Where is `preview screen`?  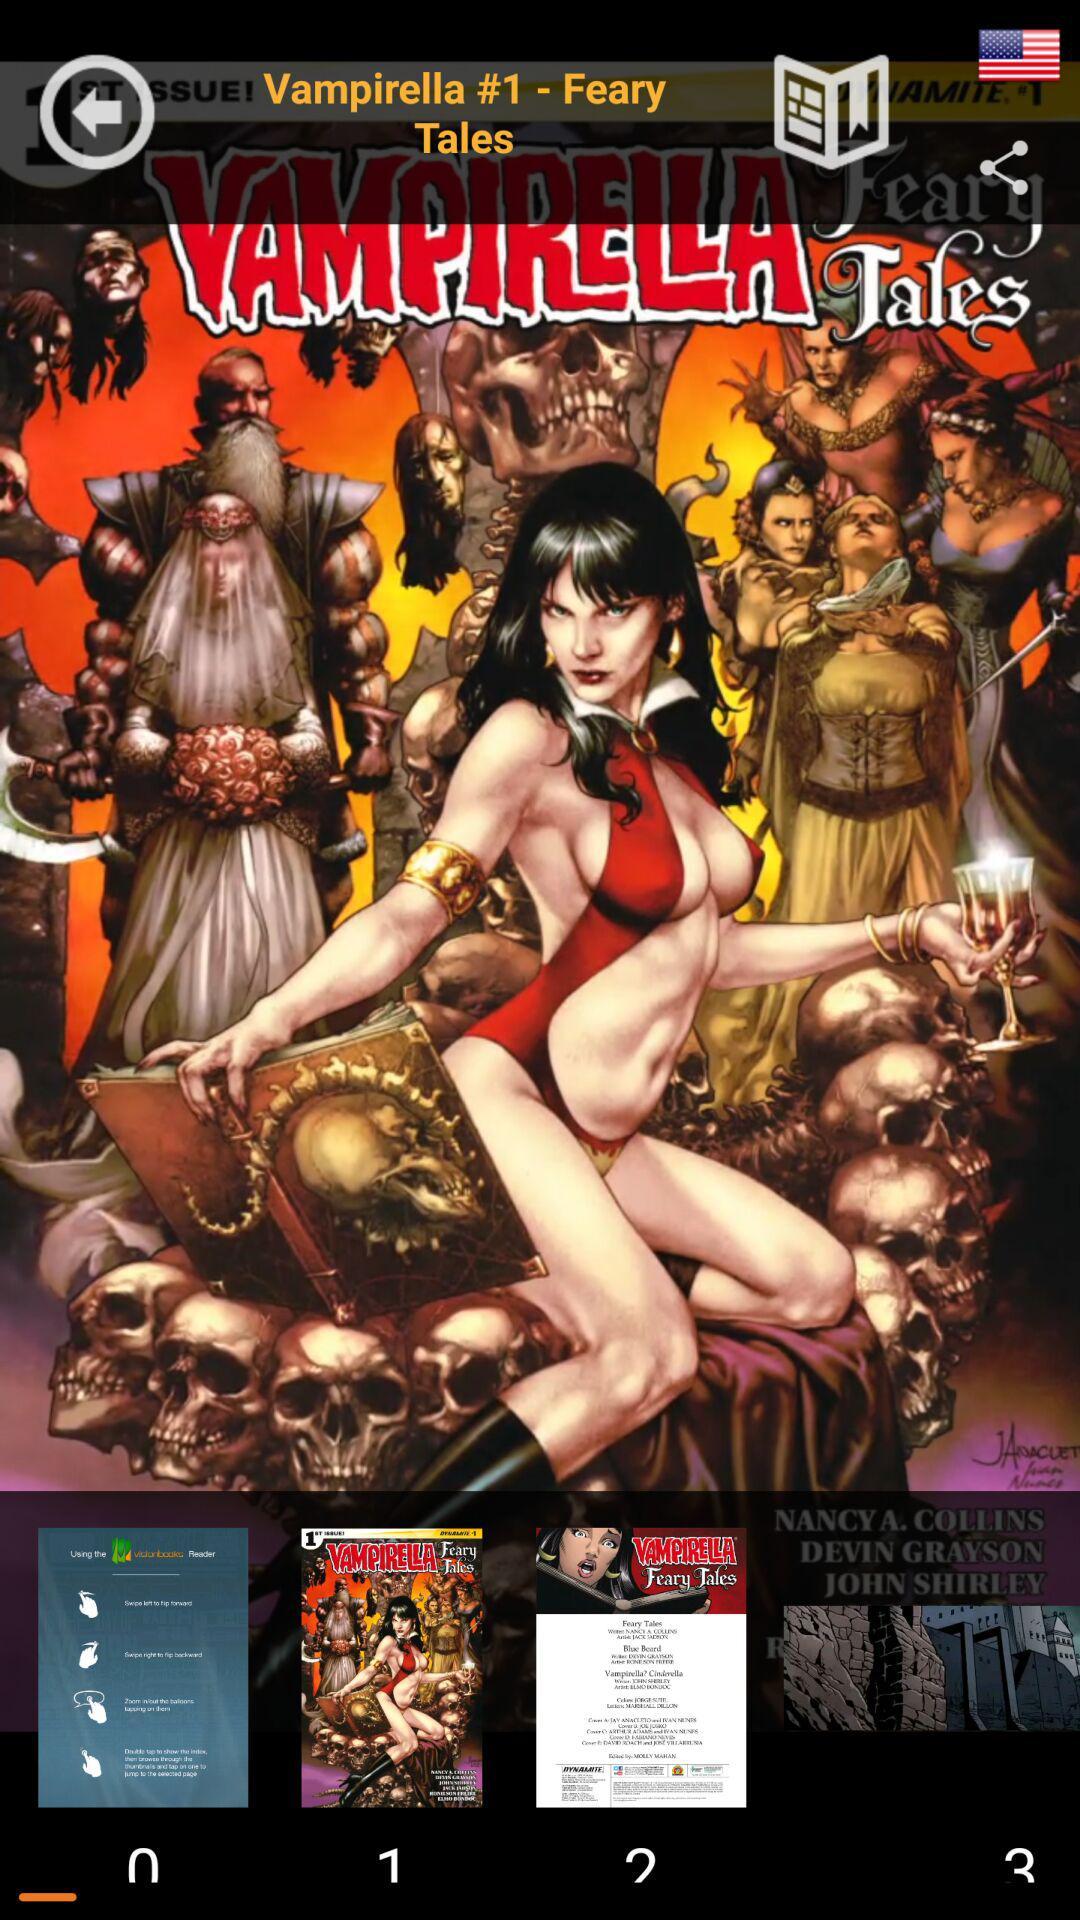
preview screen is located at coordinates (391, 1668).